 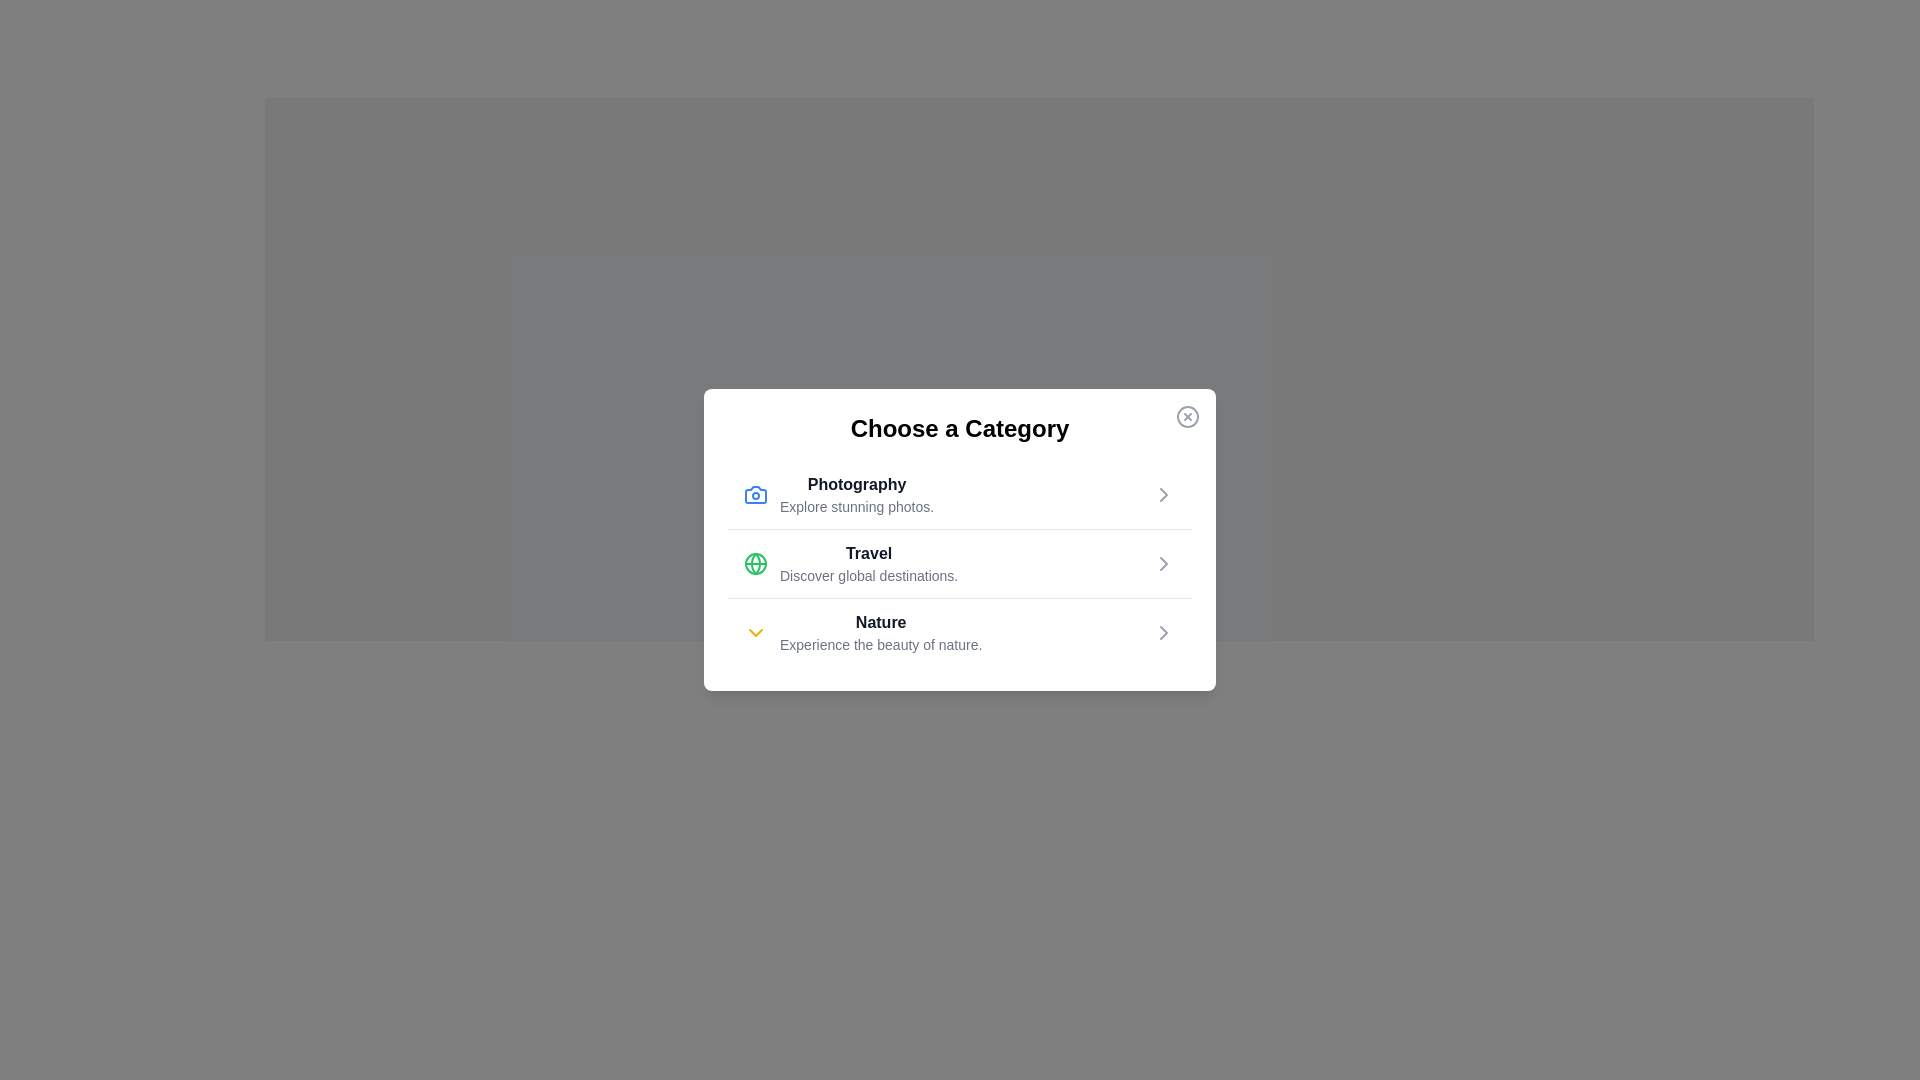 I want to click on the chevron icon located in the rightmost part of the row labeled 'Travel, Discover global destinations.', so click(x=1163, y=563).